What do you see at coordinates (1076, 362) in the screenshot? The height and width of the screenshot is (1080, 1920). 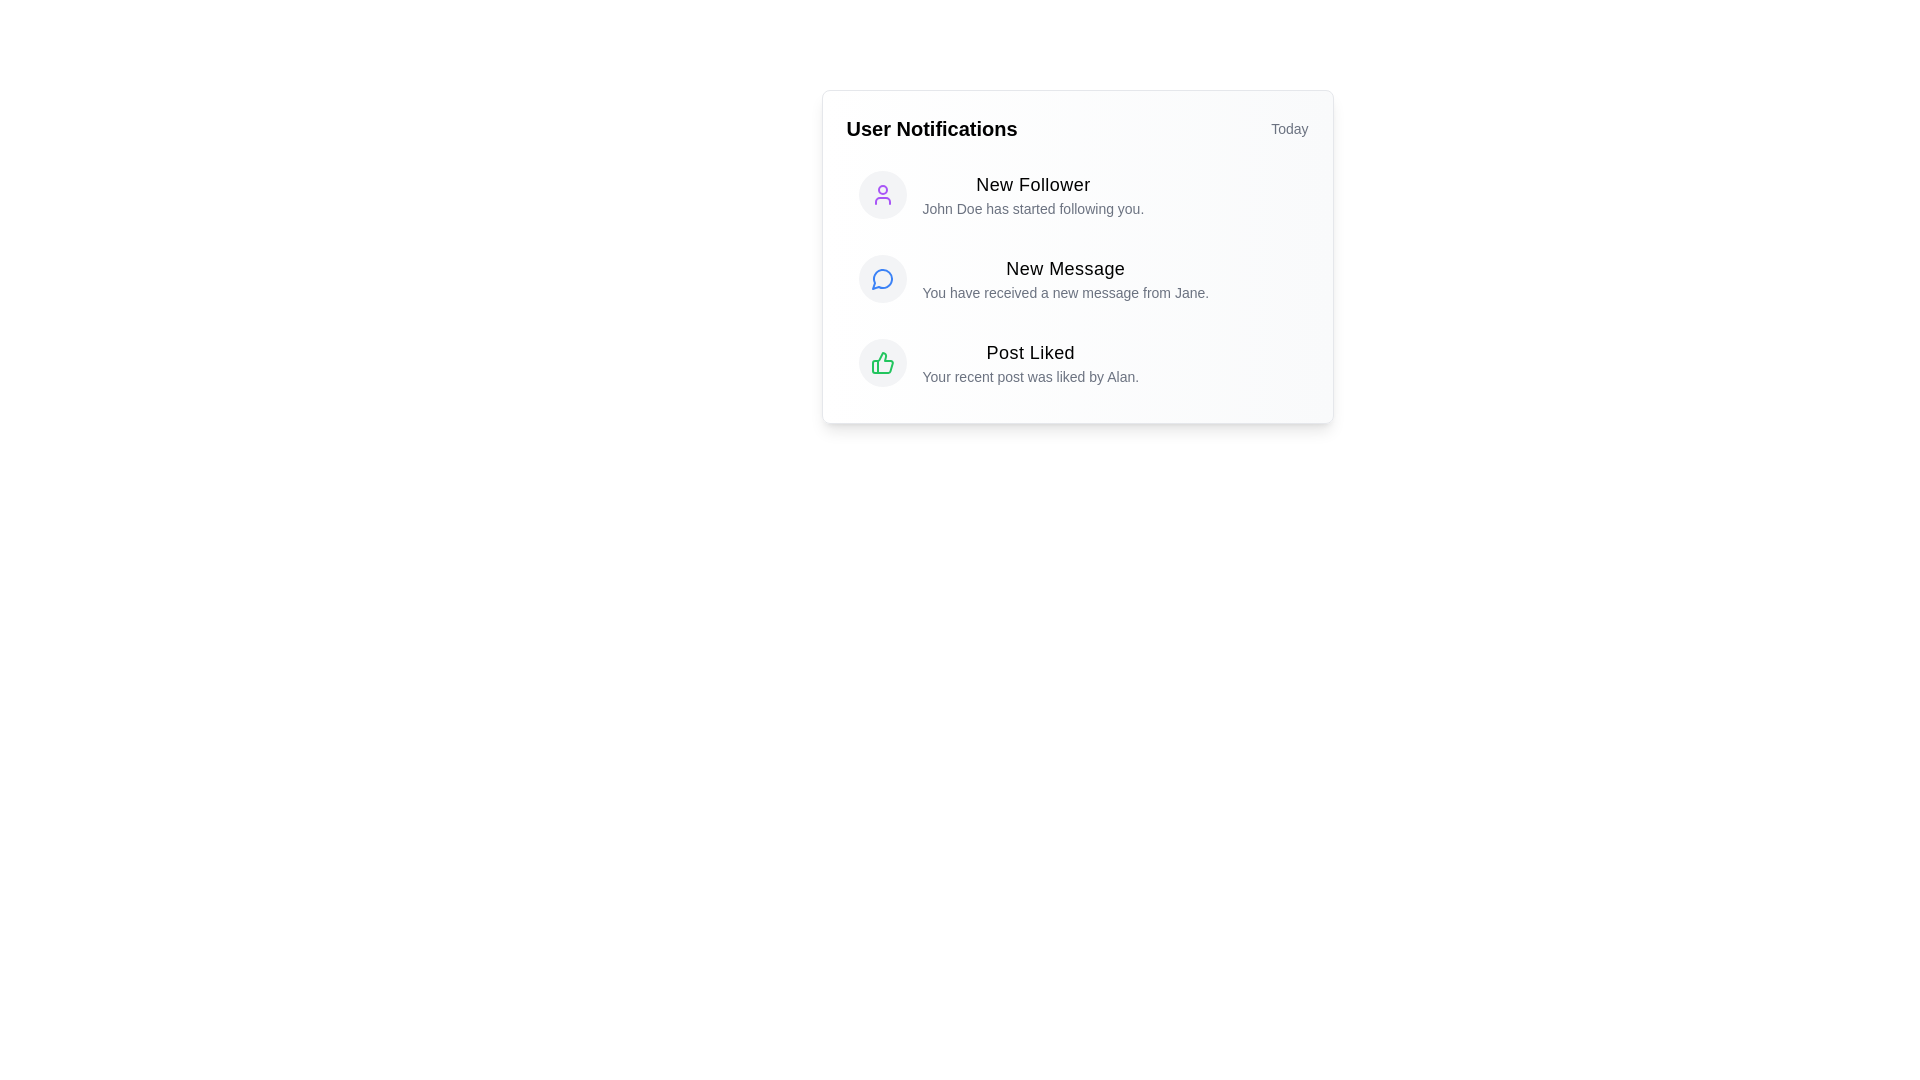 I see `notification titled 'Post Liked' which indicates that your recent post was liked by Alan` at bounding box center [1076, 362].